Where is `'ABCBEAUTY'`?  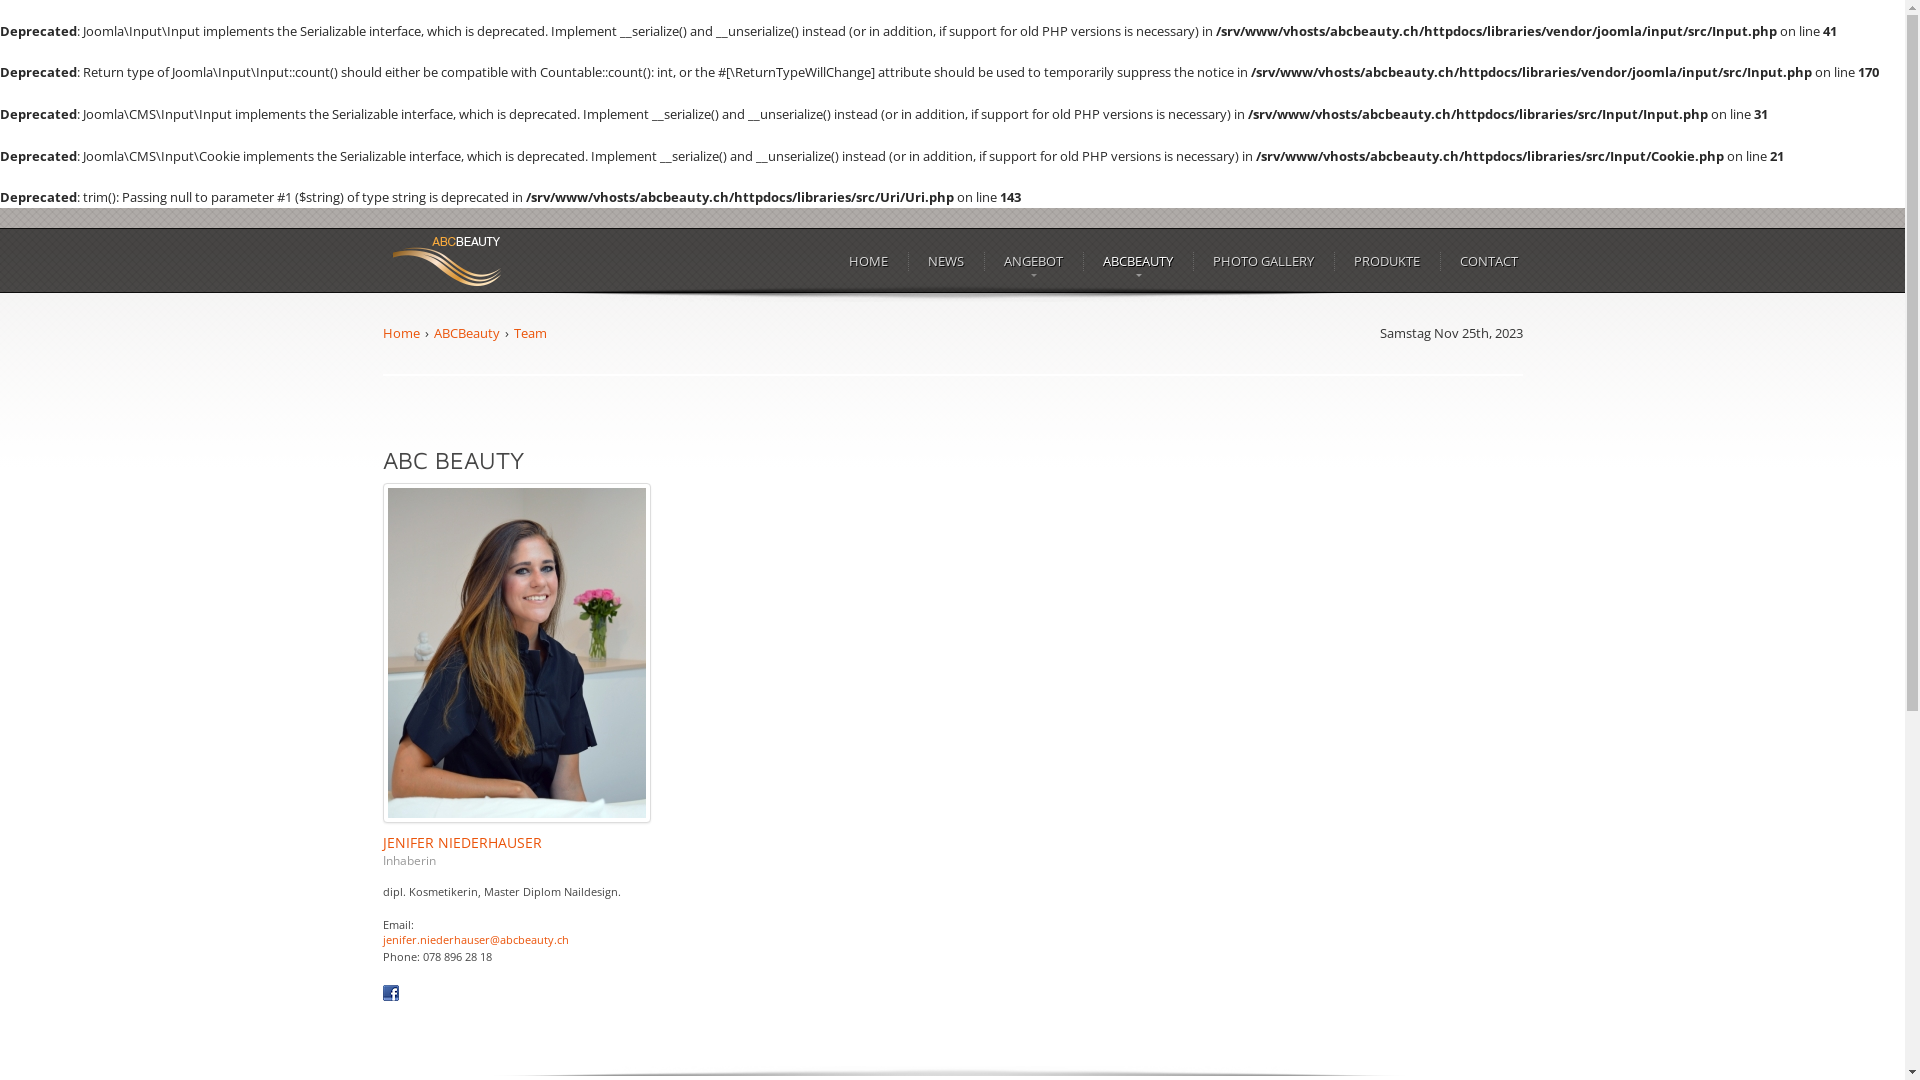 'ABCBEAUTY' is located at coordinates (1137, 260).